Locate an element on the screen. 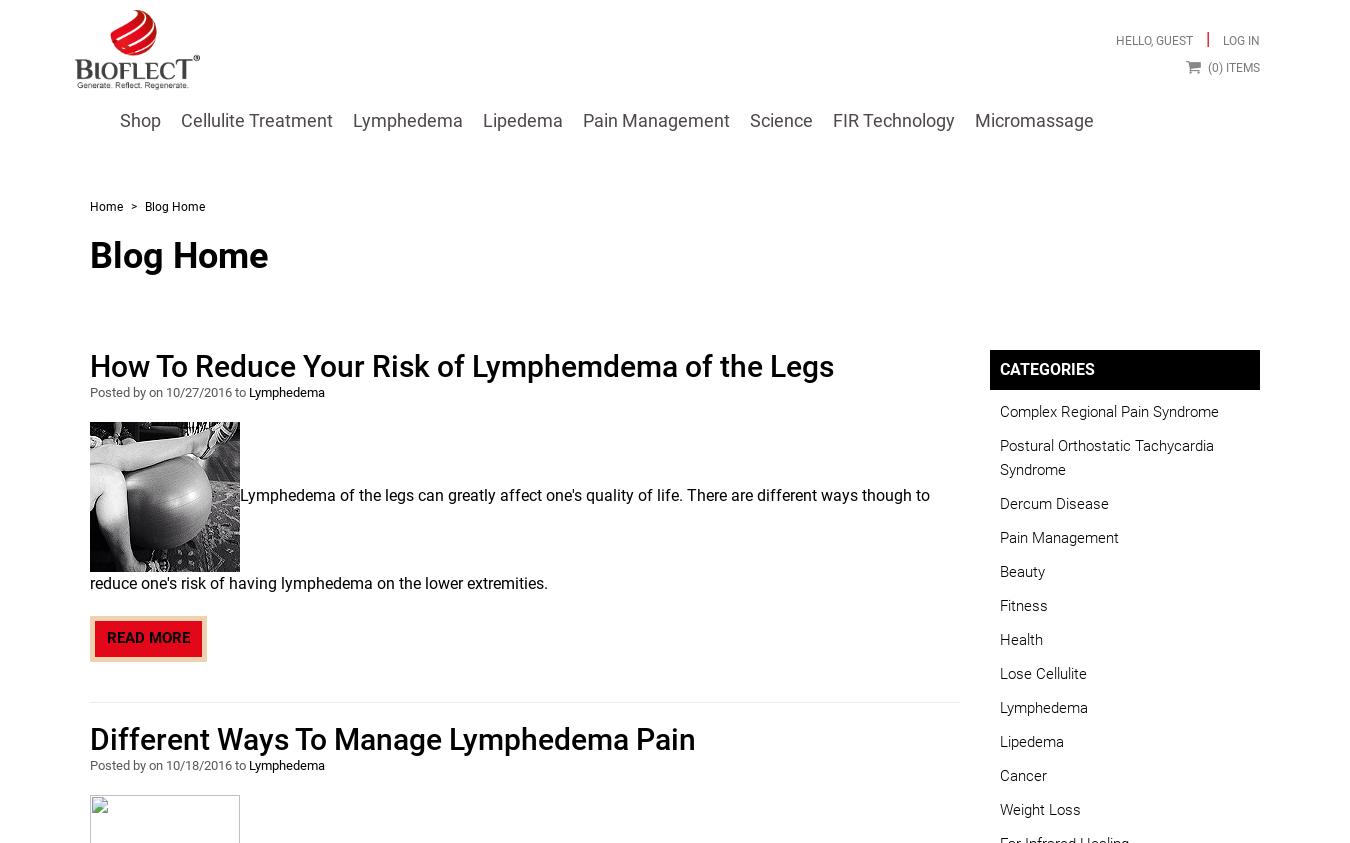 This screenshot has height=843, width=1350. 'Complex Regional Pain Syndrome' is located at coordinates (1109, 409).